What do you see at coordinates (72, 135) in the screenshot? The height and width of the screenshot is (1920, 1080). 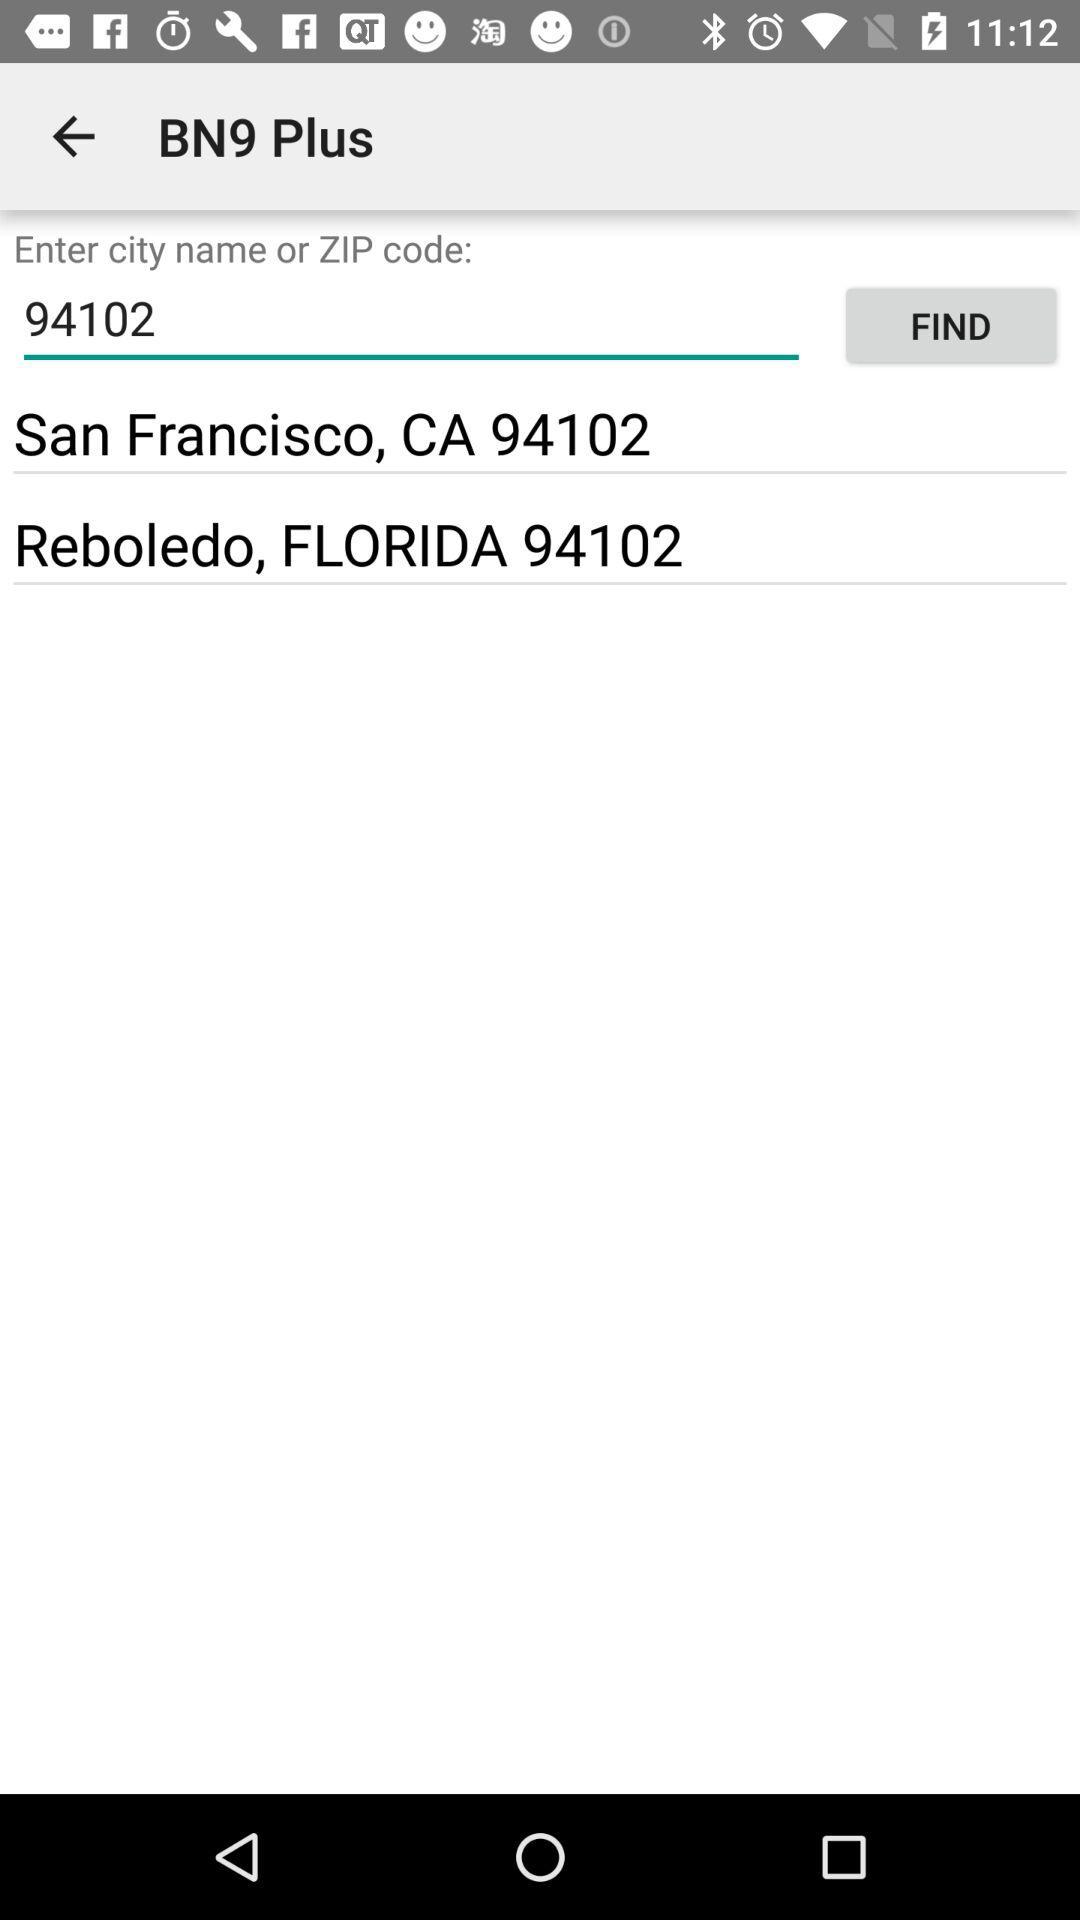 I see `the icon to the left of bn9 plus` at bounding box center [72, 135].